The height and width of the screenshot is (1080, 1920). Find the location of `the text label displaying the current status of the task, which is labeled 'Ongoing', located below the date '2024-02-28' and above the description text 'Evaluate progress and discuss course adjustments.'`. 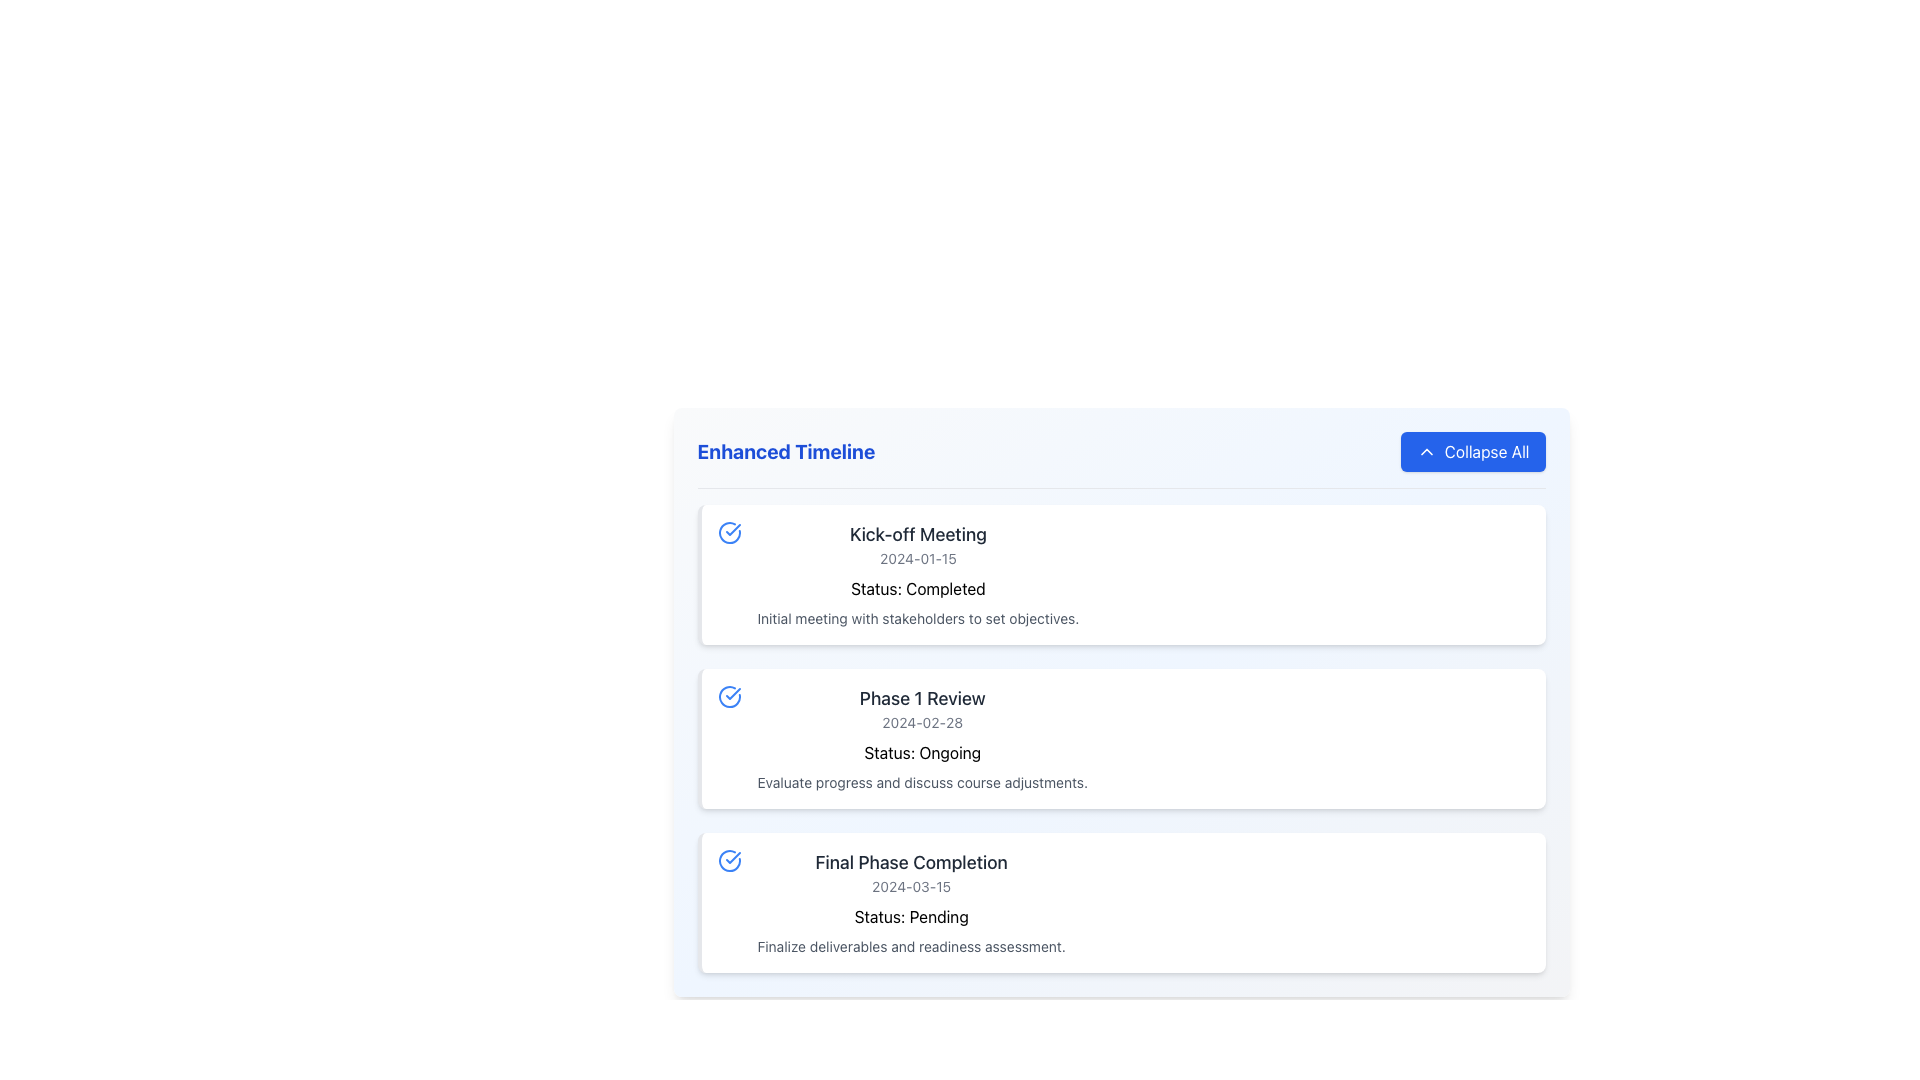

the text label displaying the current status of the task, which is labeled 'Ongoing', located below the date '2024-02-28' and above the description text 'Evaluate progress and discuss course adjustments.' is located at coordinates (921, 748).